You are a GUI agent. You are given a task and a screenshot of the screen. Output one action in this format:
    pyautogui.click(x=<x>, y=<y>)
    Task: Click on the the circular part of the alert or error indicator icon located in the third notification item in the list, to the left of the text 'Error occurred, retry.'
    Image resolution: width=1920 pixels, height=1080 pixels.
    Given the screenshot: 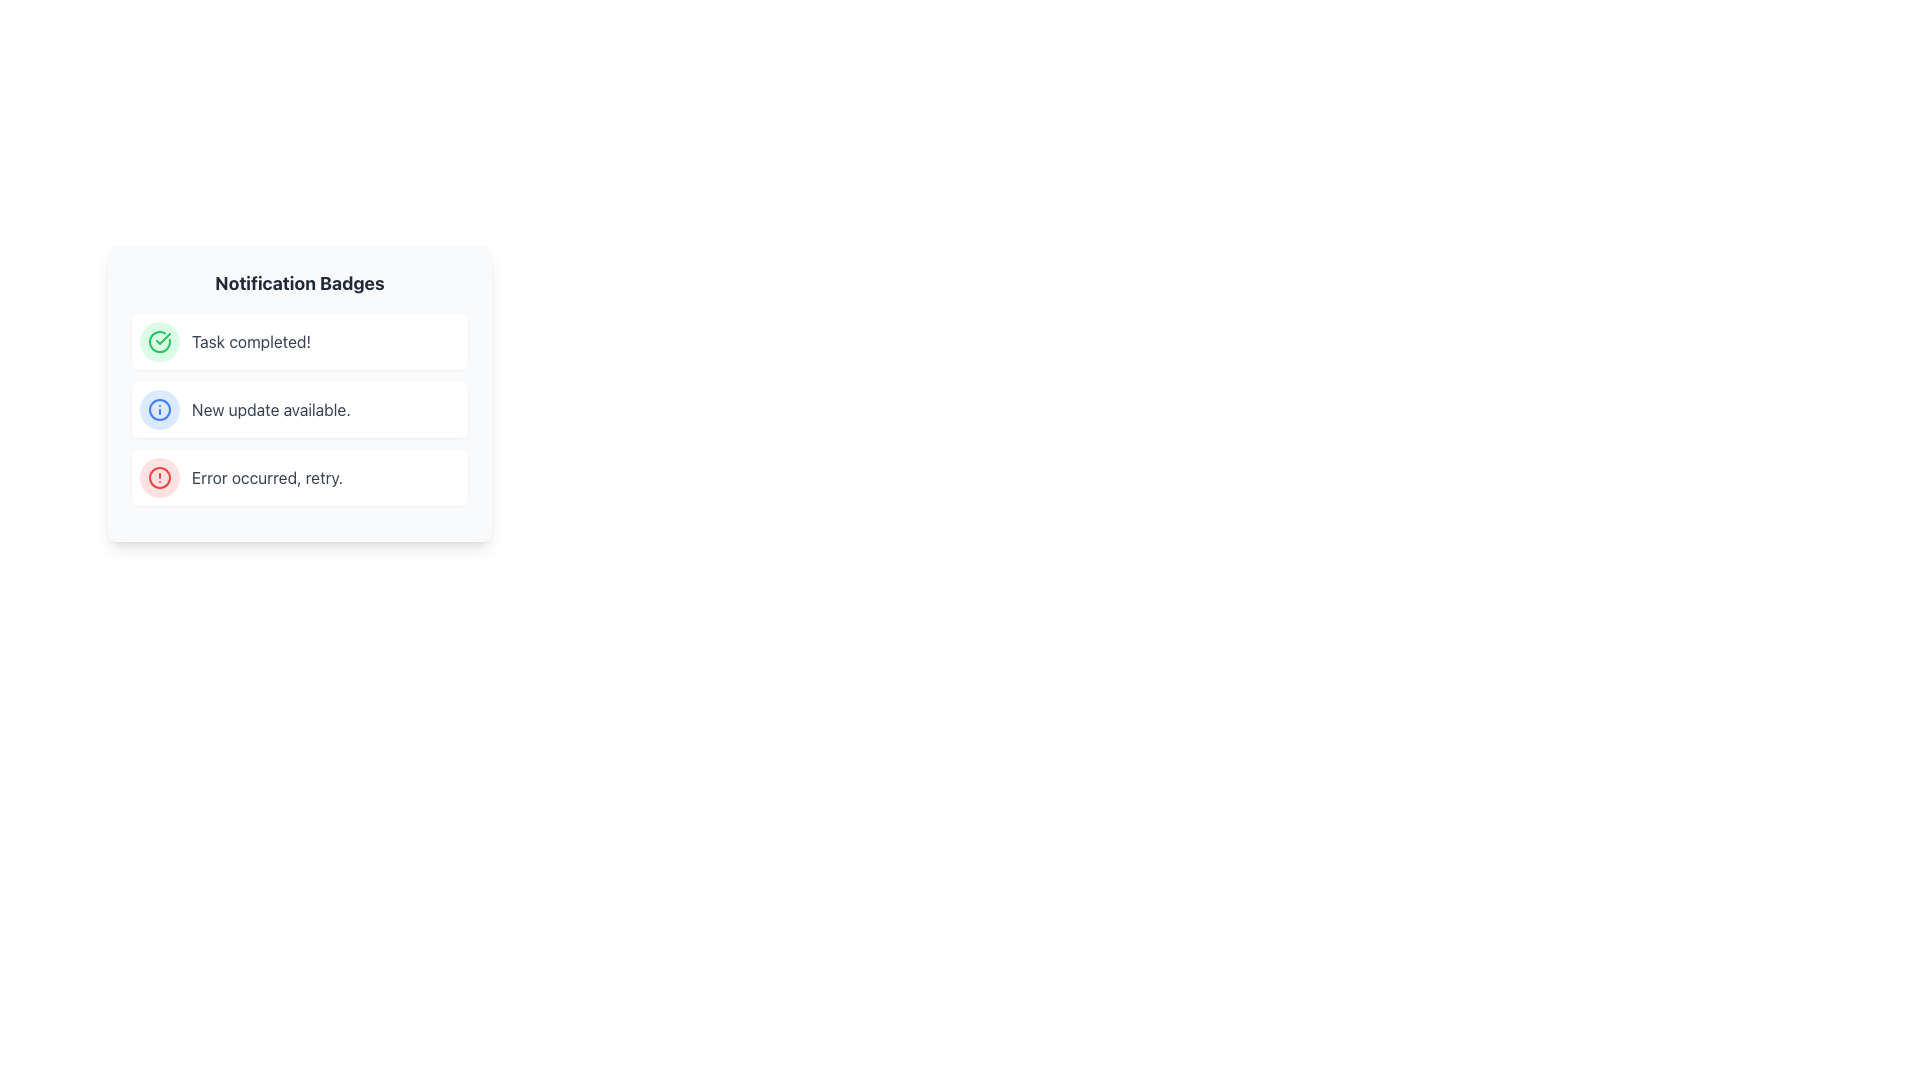 What is the action you would take?
    pyautogui.click(x=158, y=478)
    